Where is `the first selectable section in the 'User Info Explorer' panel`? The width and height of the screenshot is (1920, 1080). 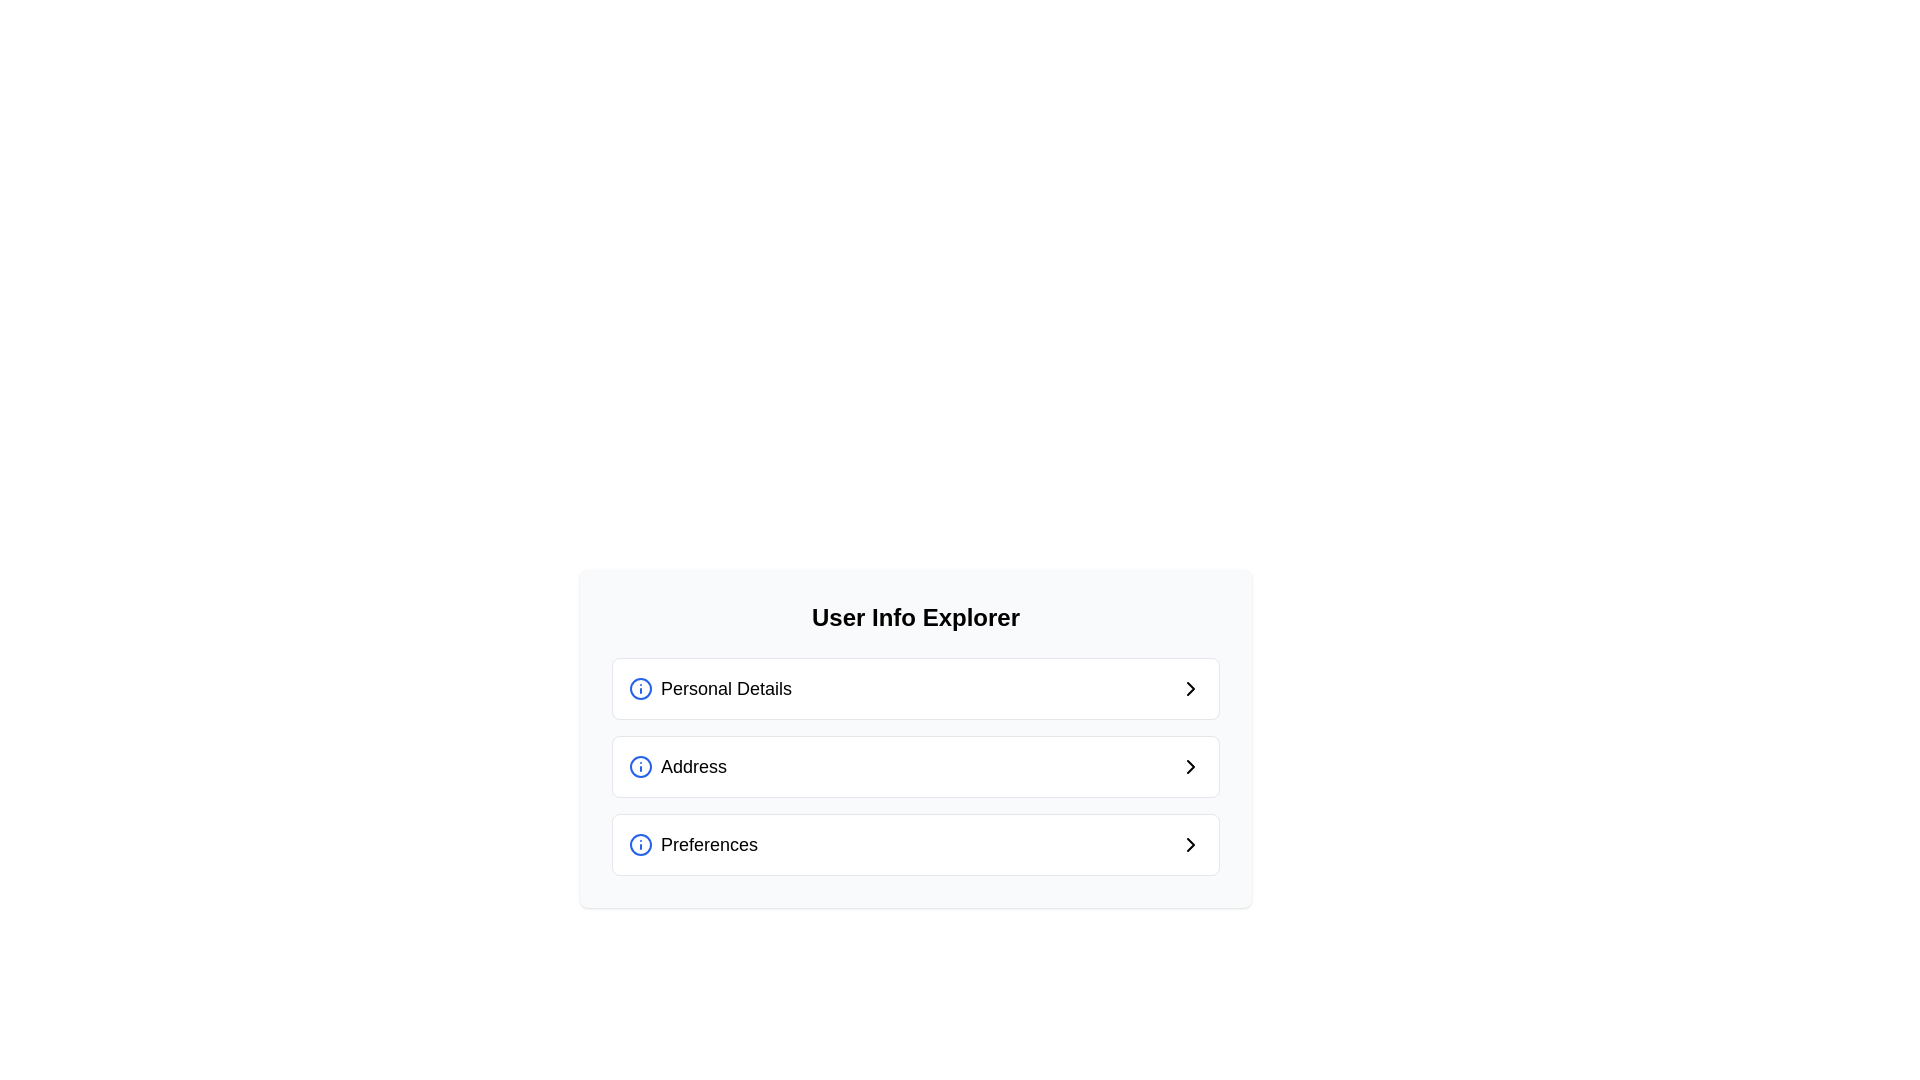 the first selectable section in the 'User Info Explorer' panel is located at coordinates (915, 688).